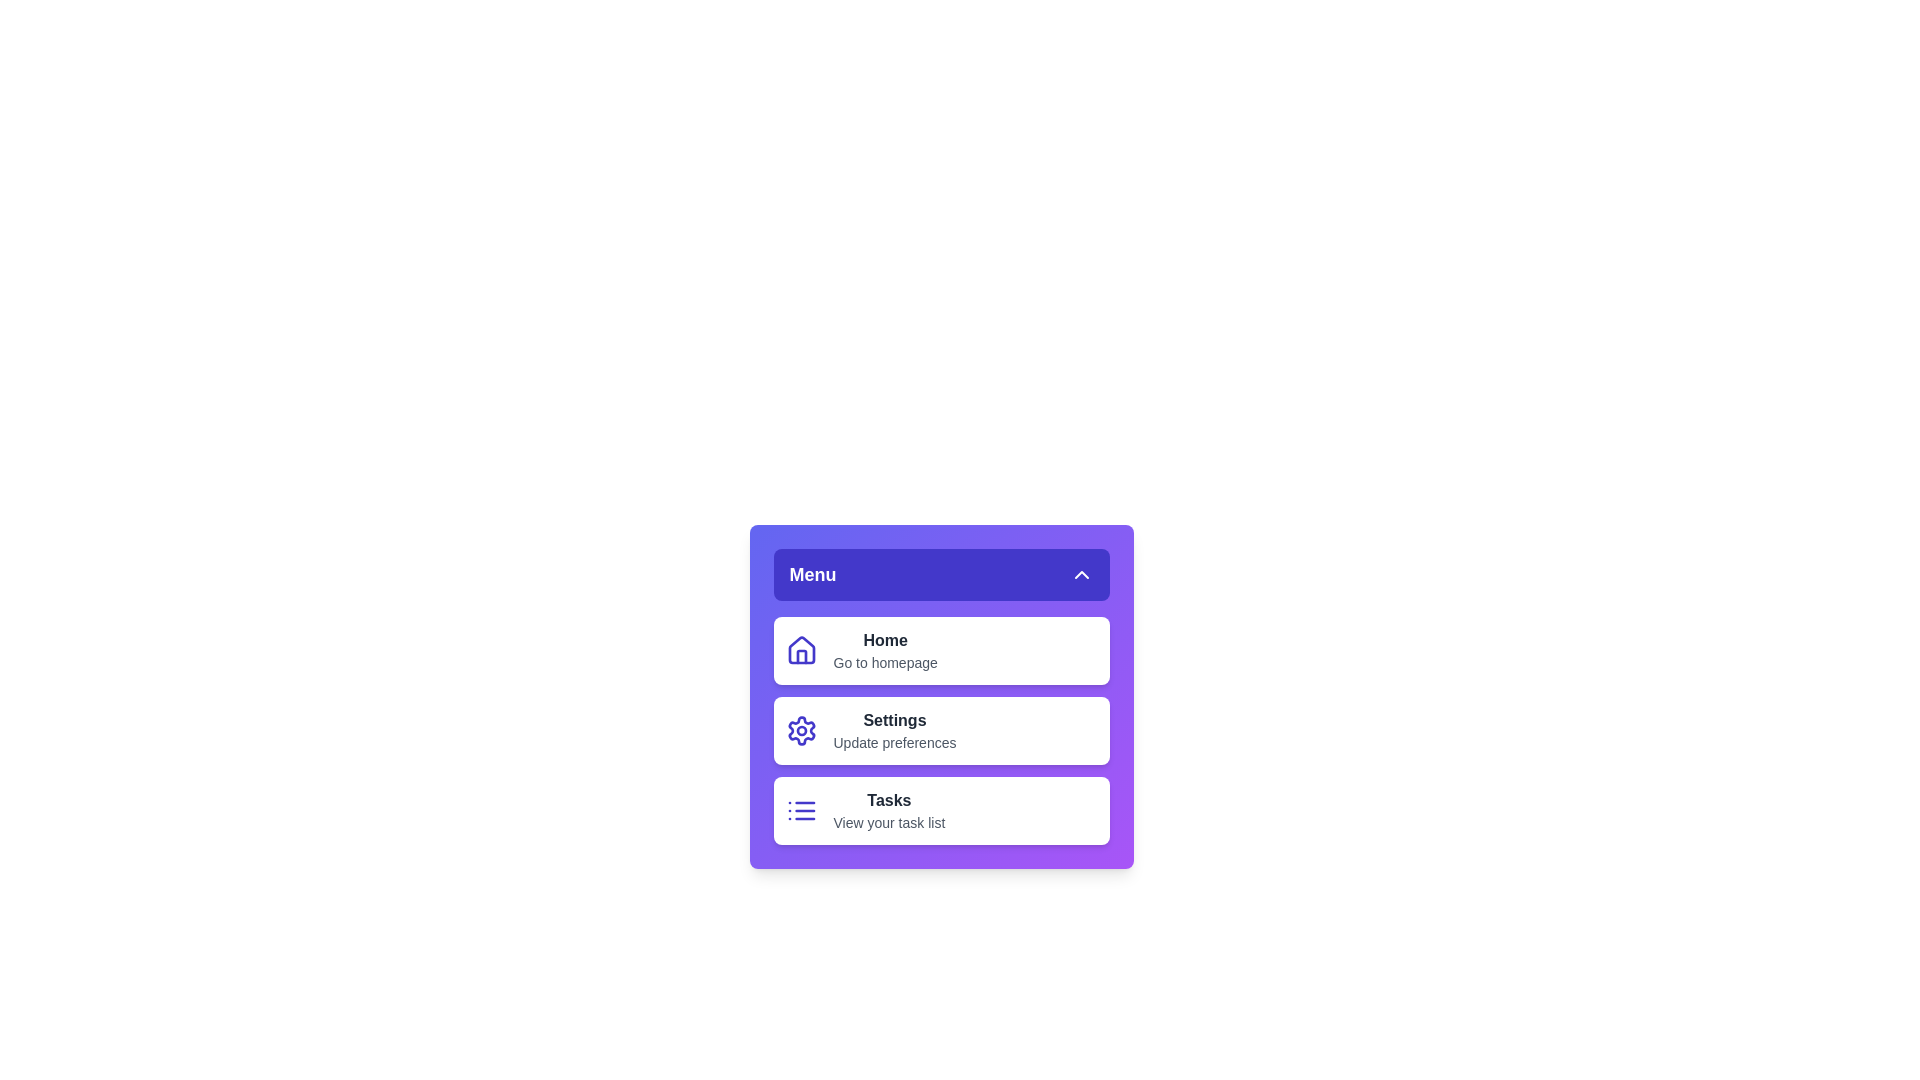  Describe the element at coordinates (940, 574) in the screenshot. I see `the Menu button to toggle its visibility` at that location.